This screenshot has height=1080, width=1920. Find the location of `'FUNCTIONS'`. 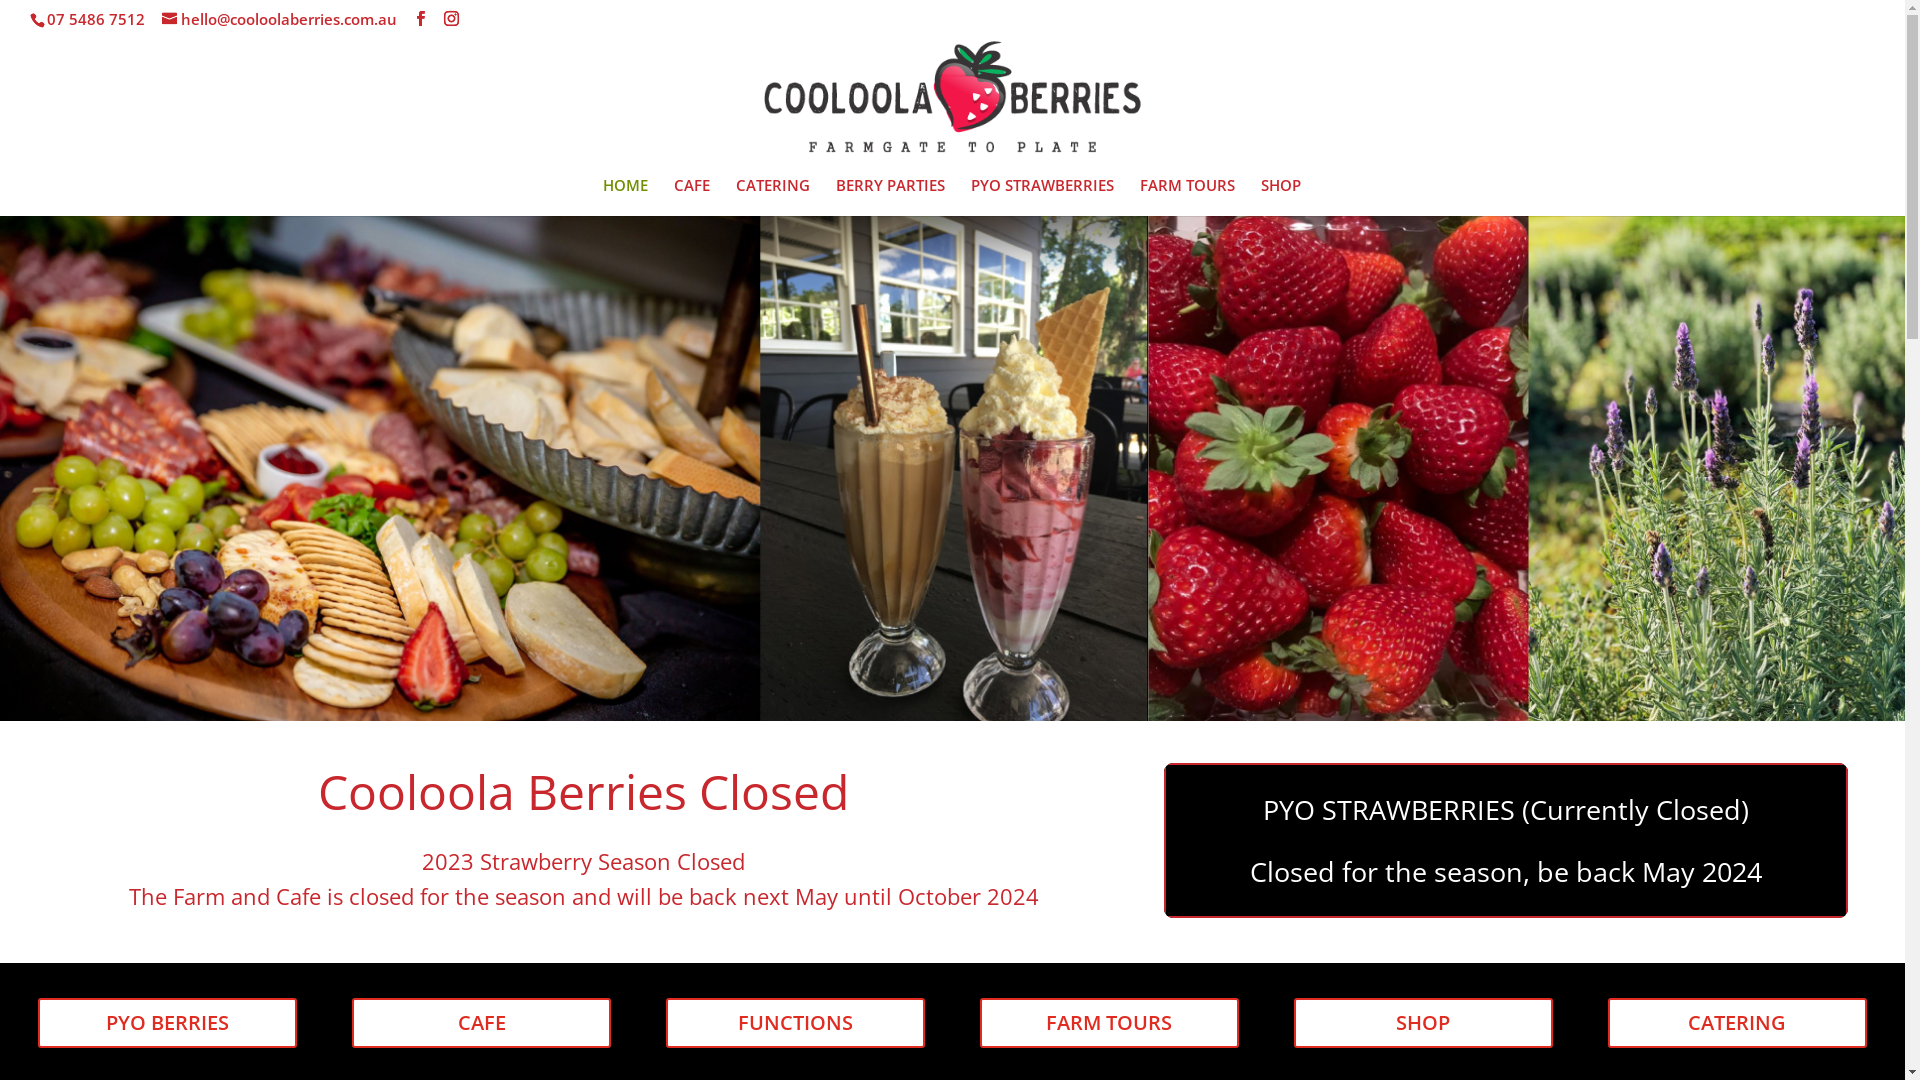

'FUNCTIONS' is located at coordinates (666, 1022).